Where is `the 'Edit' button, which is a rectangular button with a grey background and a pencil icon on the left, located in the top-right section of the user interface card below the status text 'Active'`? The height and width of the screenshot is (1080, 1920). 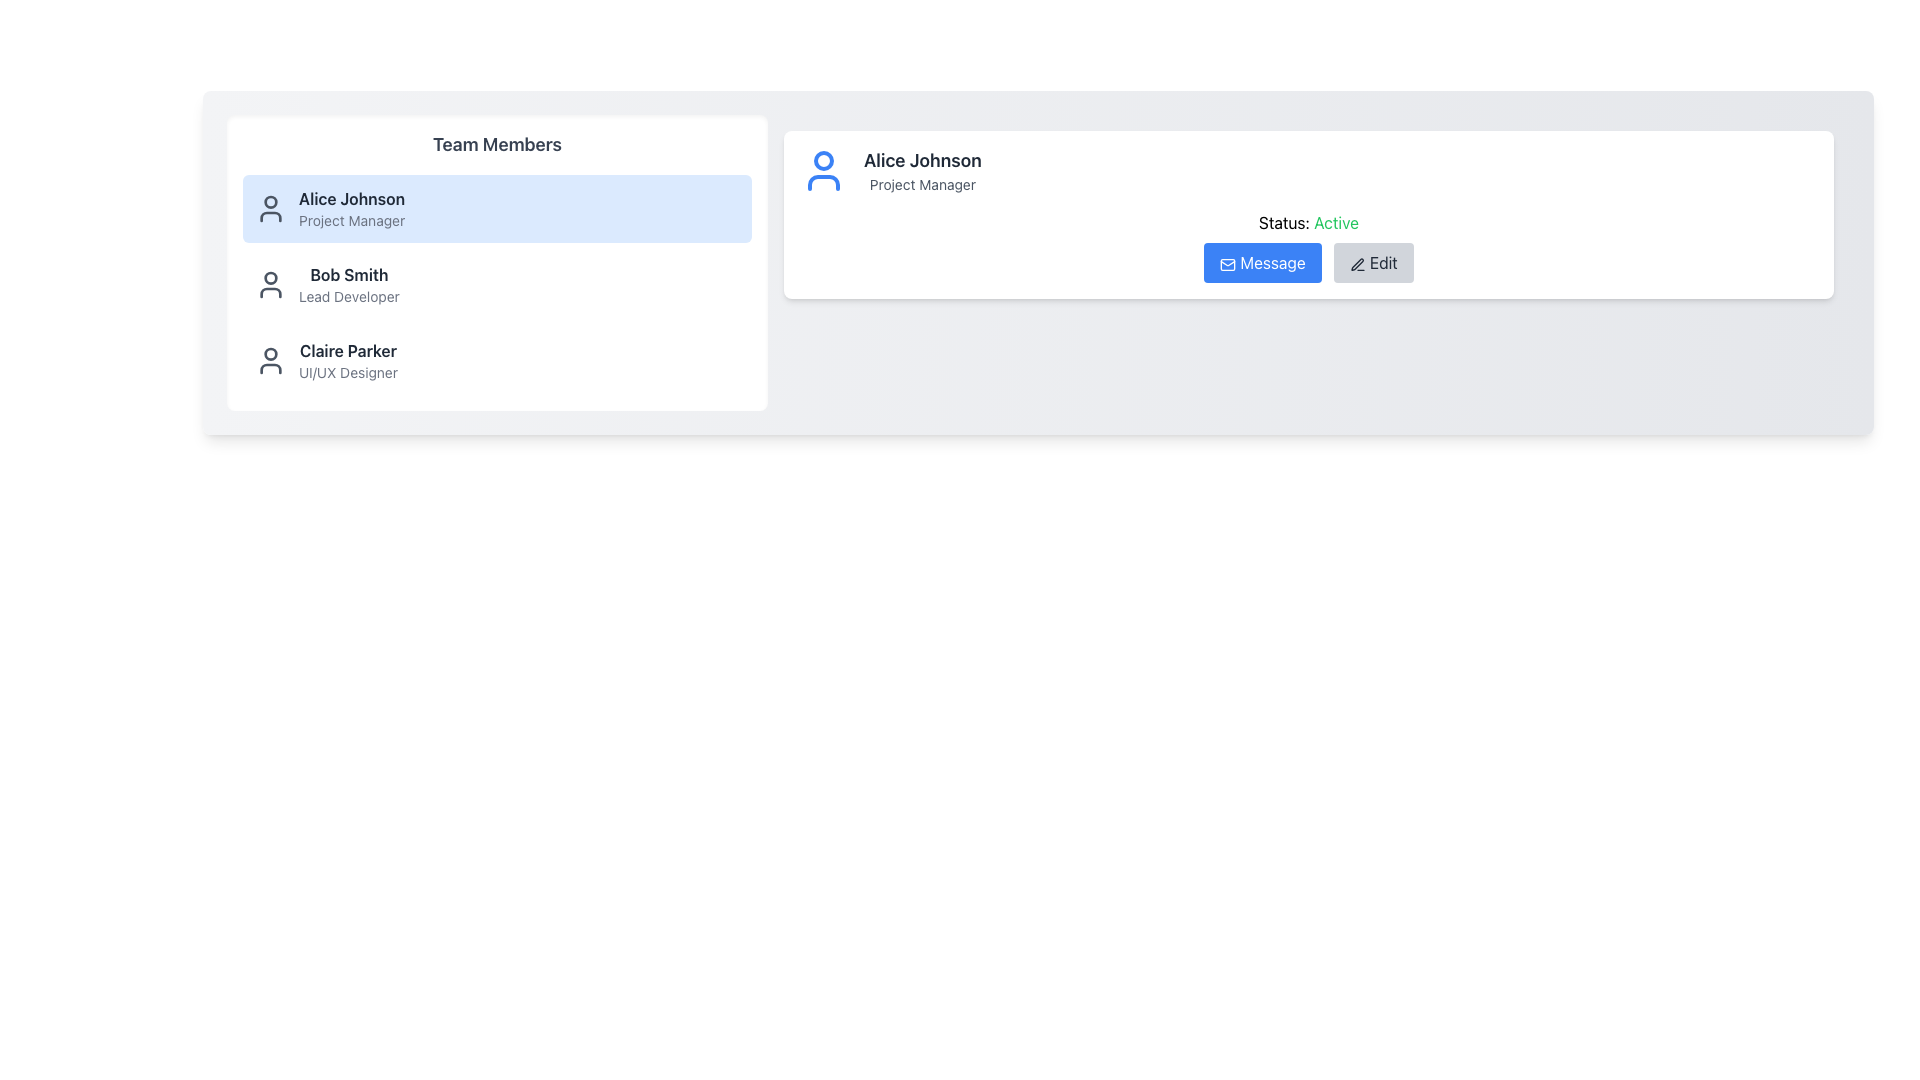 the 'Edit' button, which is a rectangular button with a grey background and a pencil icon on the left, located in the top-right section of the user interface card below the status text 'Active' is located at coordinates (1372, 261).